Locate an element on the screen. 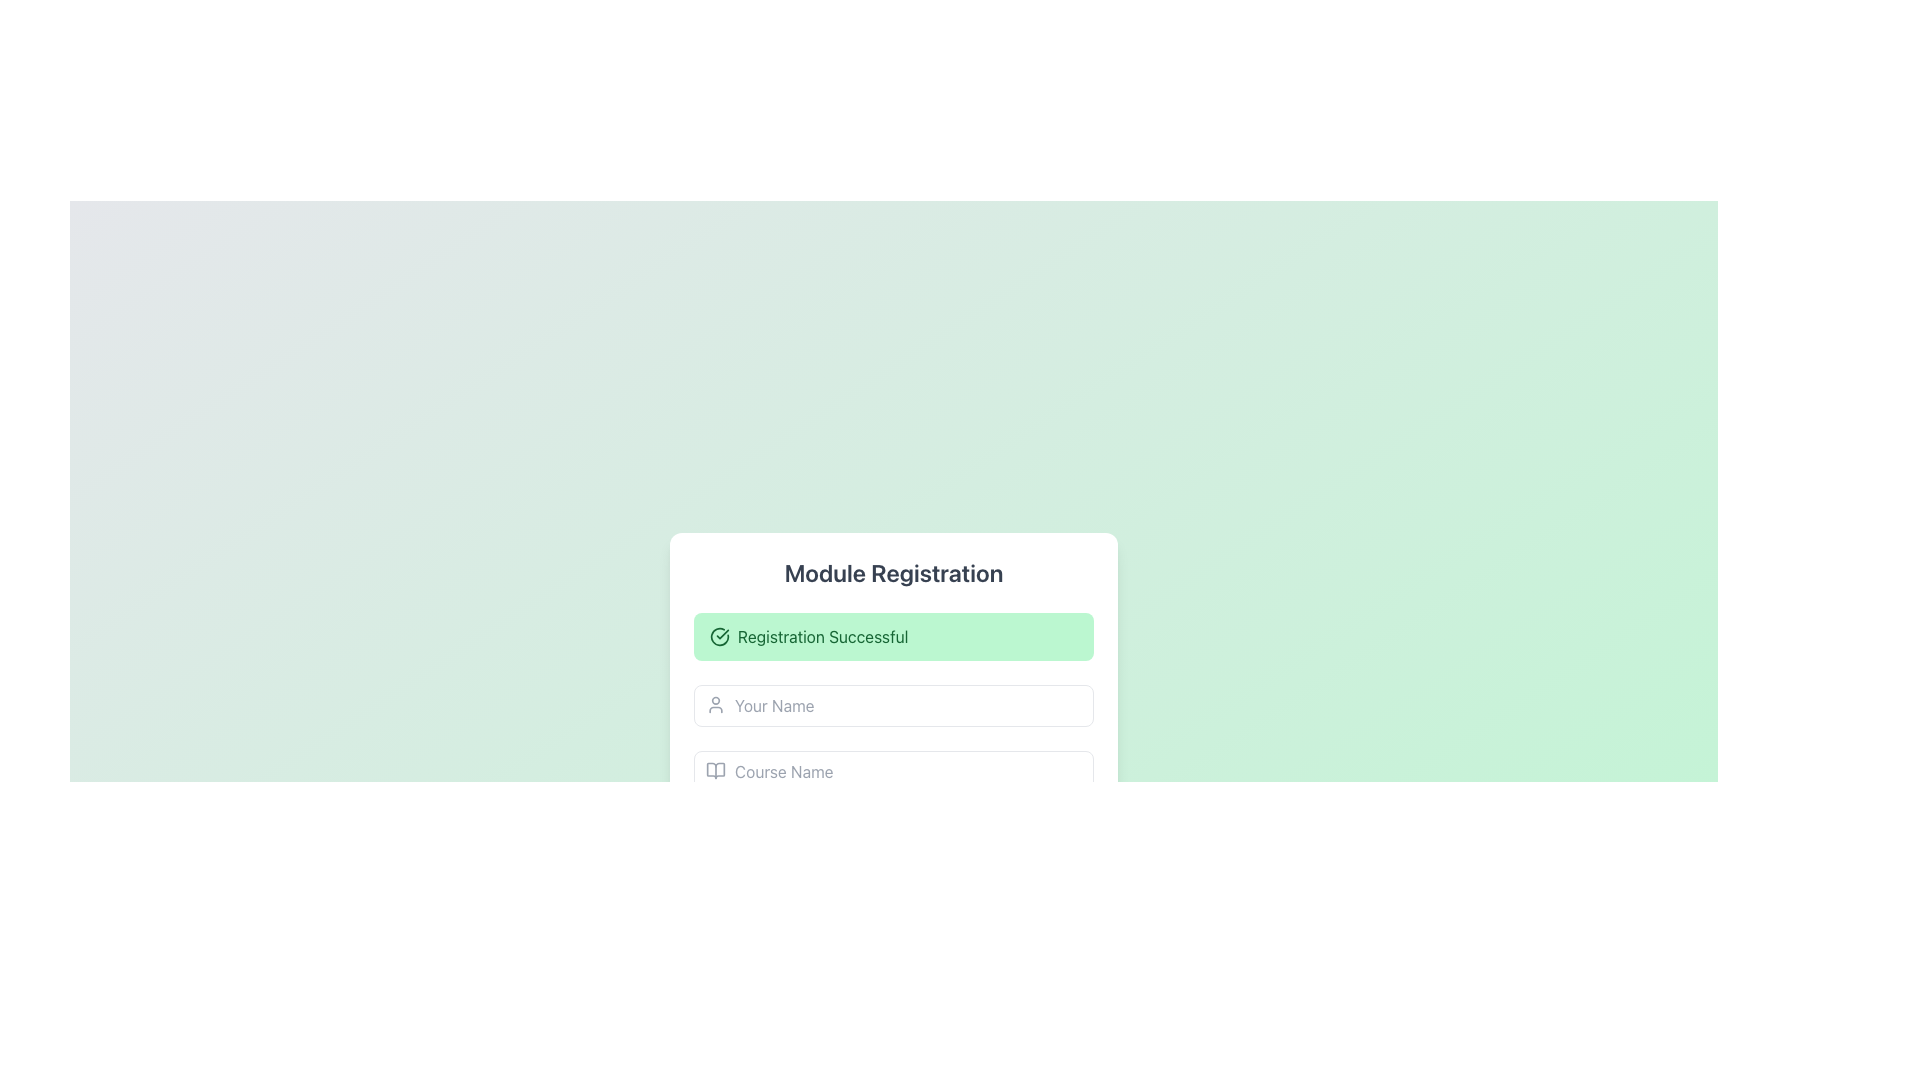  the icon located in the left-most part of the 'Course Name' input field, which visually indicates the type of input expected is located at coordinates (715, 770).